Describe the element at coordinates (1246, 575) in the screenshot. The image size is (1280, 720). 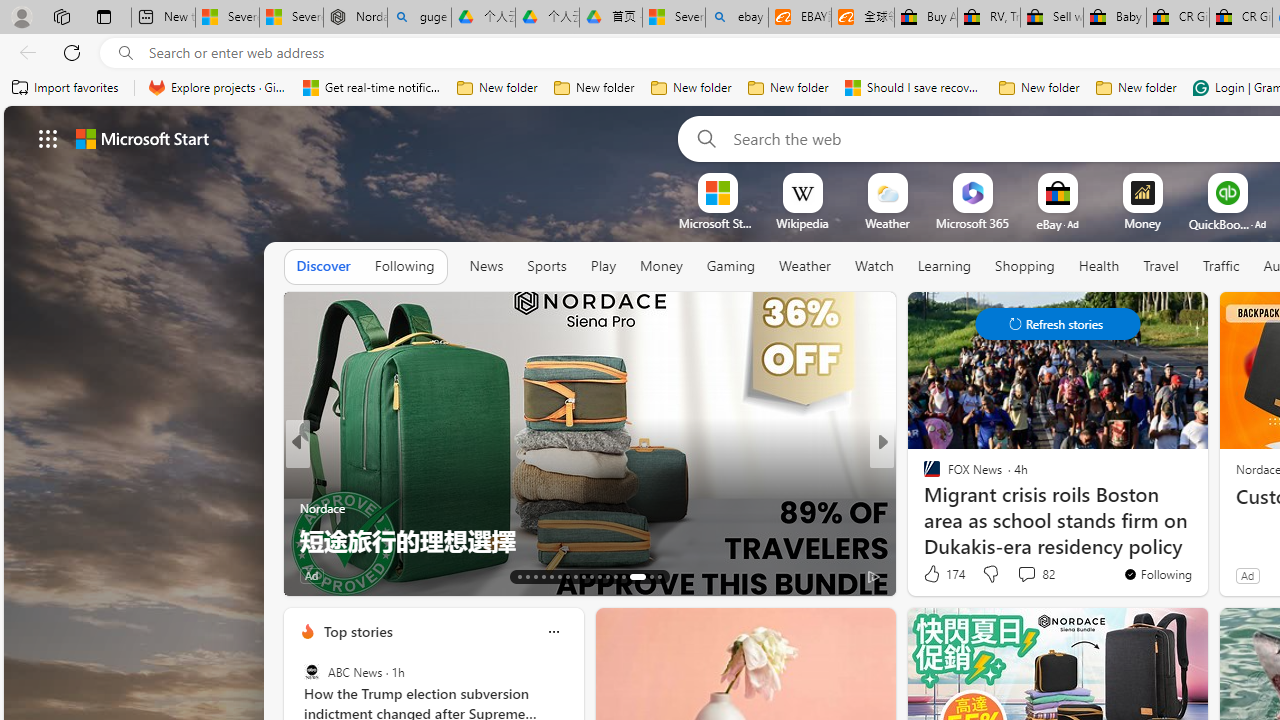
I see `'Ad'` at that location.